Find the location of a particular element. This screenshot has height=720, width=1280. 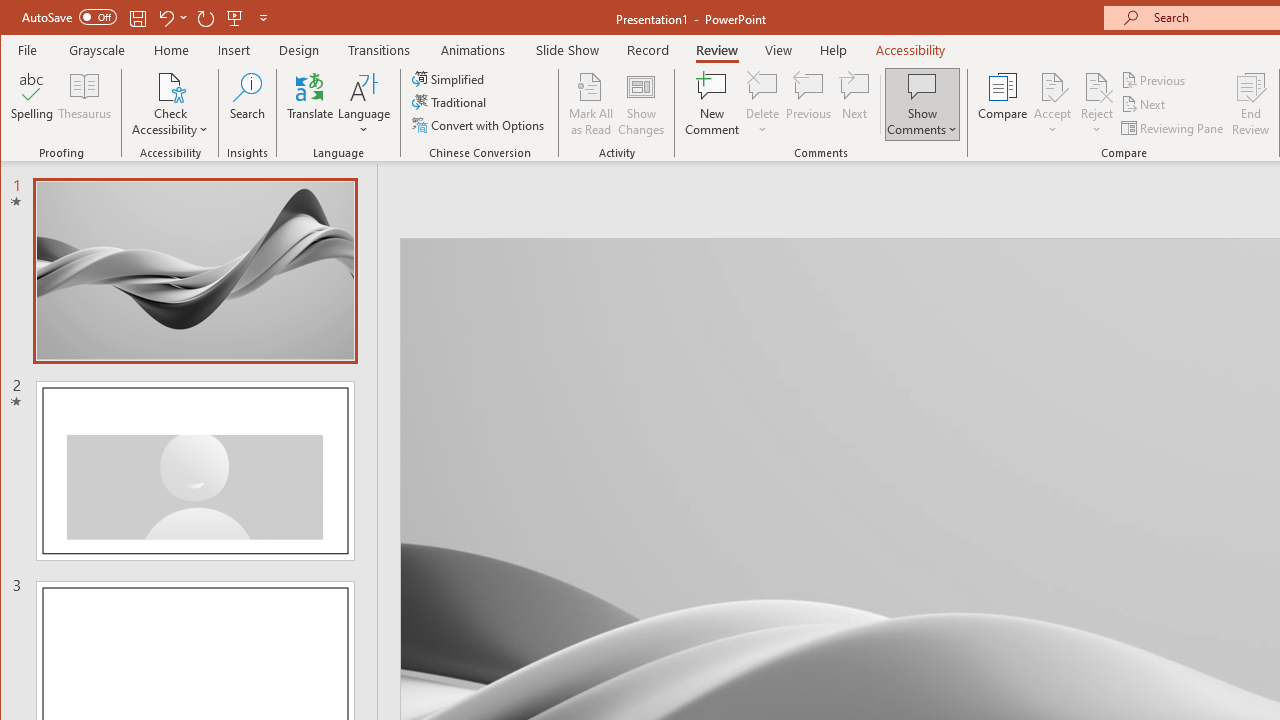

'Undo' is located at coordinates (165, 17).